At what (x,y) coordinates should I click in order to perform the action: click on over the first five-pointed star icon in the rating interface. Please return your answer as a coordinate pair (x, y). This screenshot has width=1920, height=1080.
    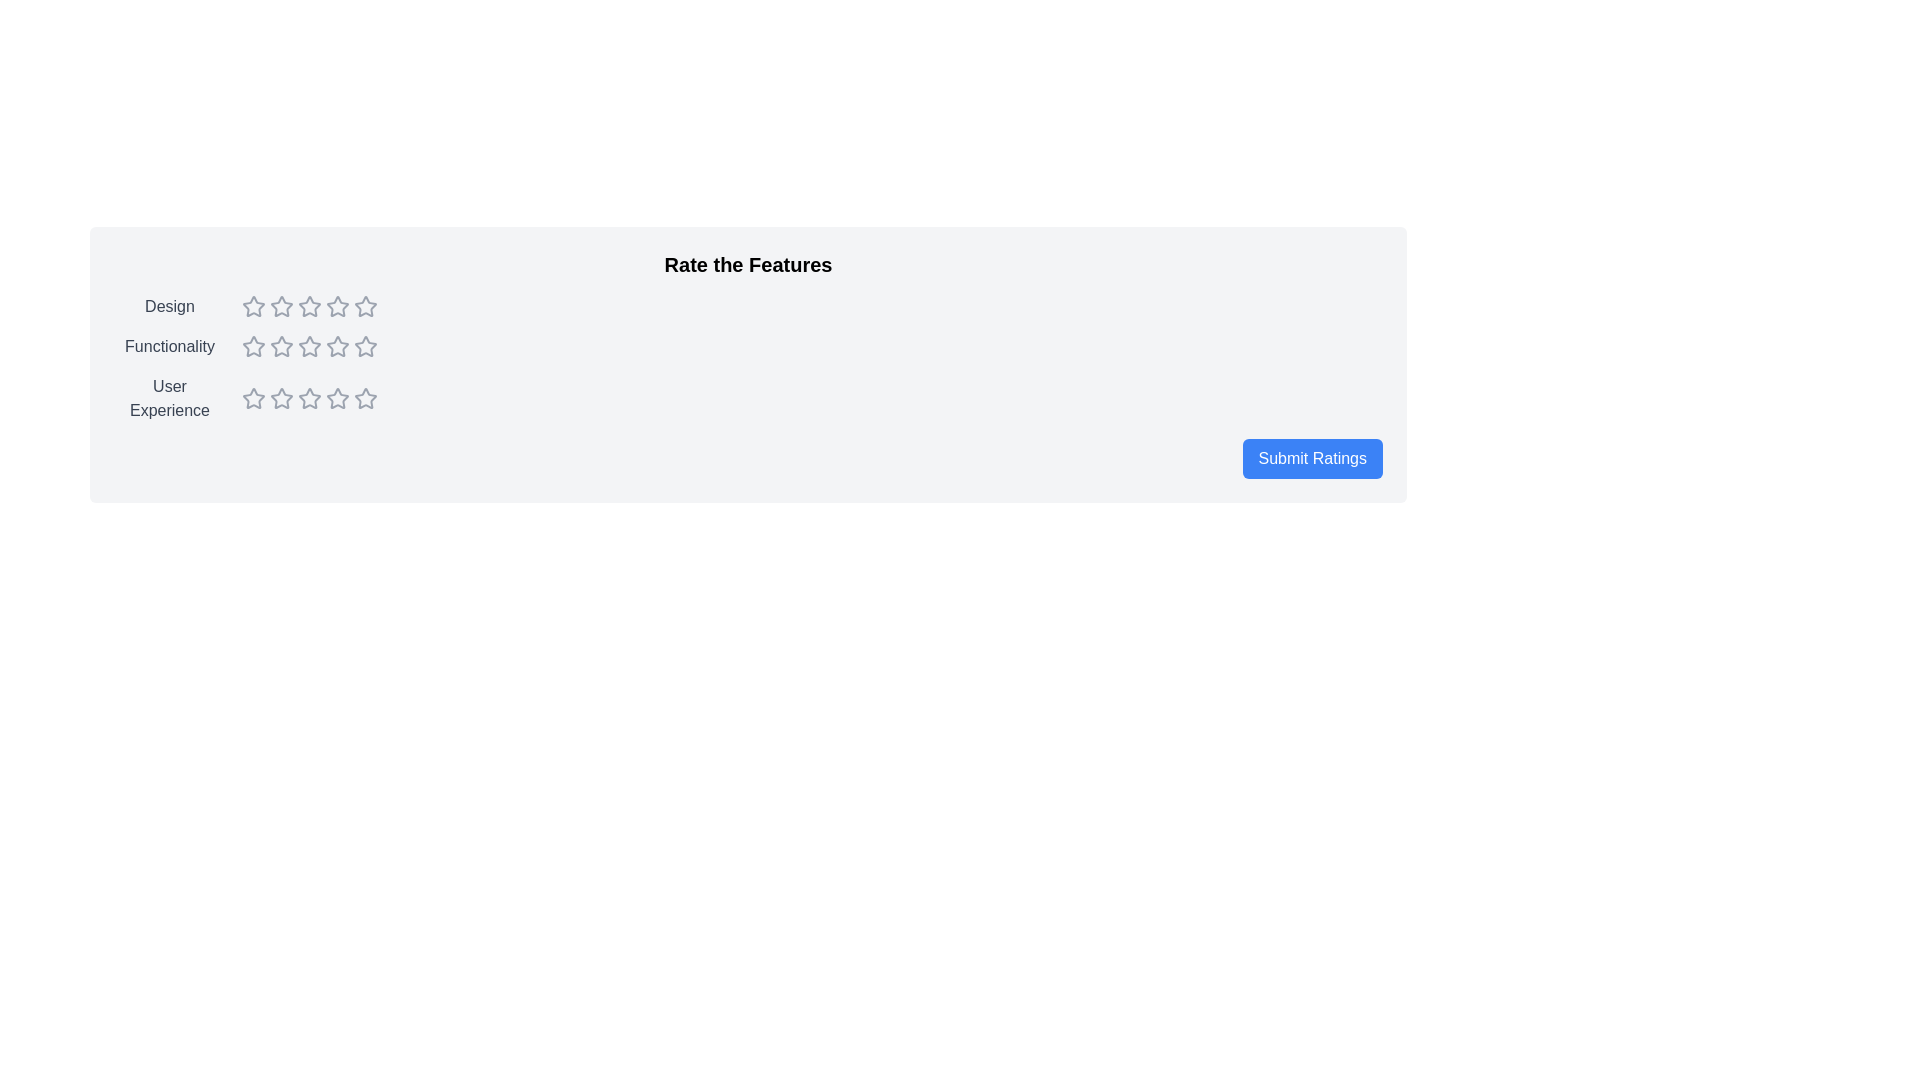
    Looking at the image, I should click on (253, 398).